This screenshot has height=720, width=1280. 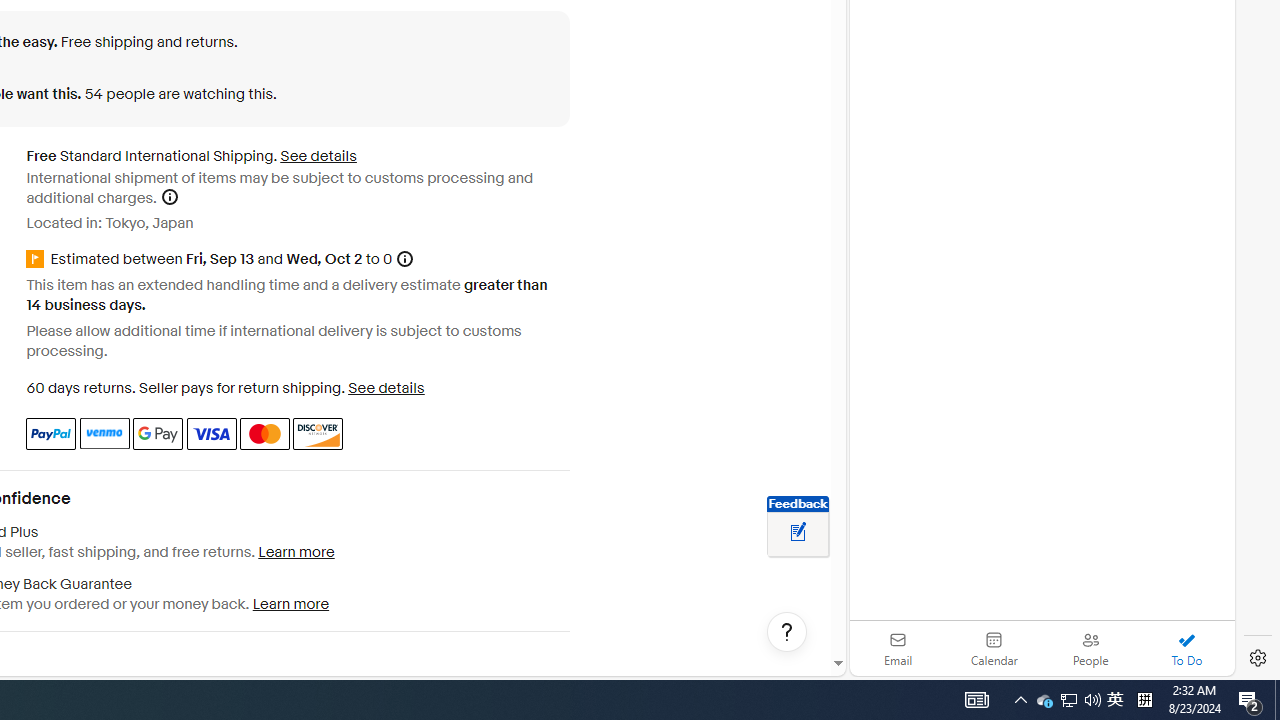 What do you see at coordinates (51, 432) in the screenshot?
I see `'PayPal'` at bounding box center [51, 432].